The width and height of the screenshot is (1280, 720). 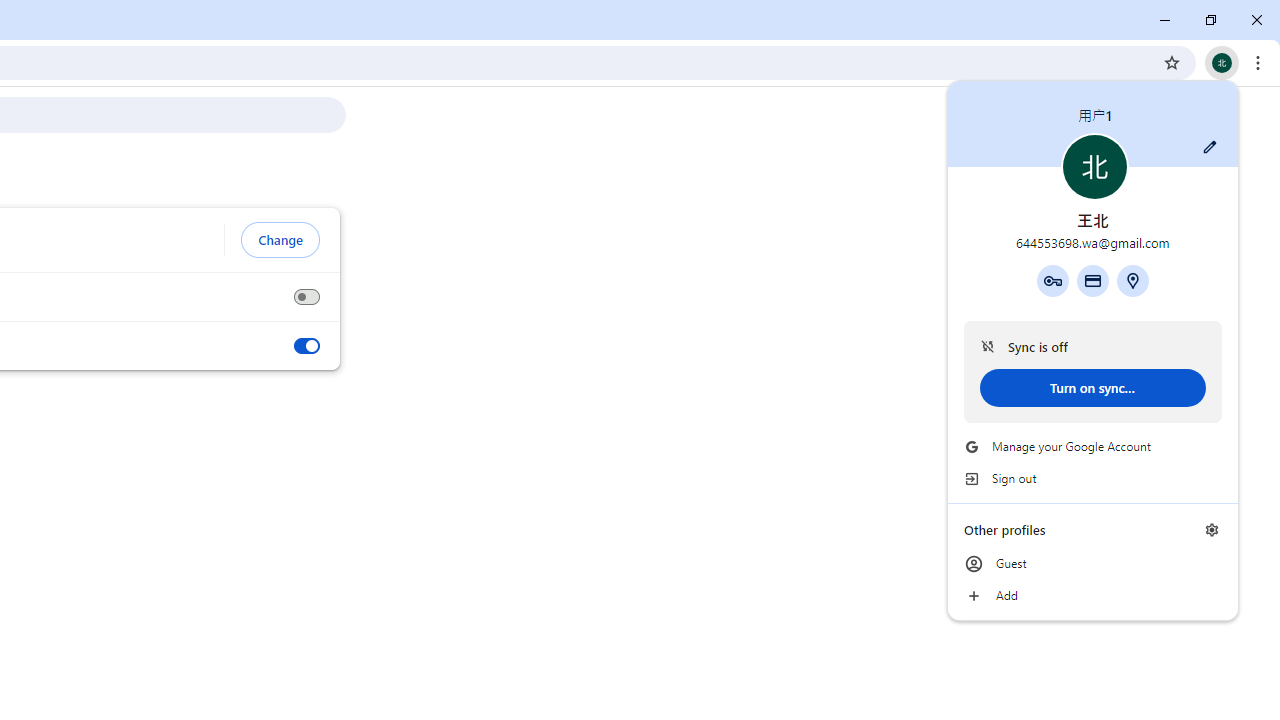 I want to click on 'Sign out', so click(x=1092, y=479).